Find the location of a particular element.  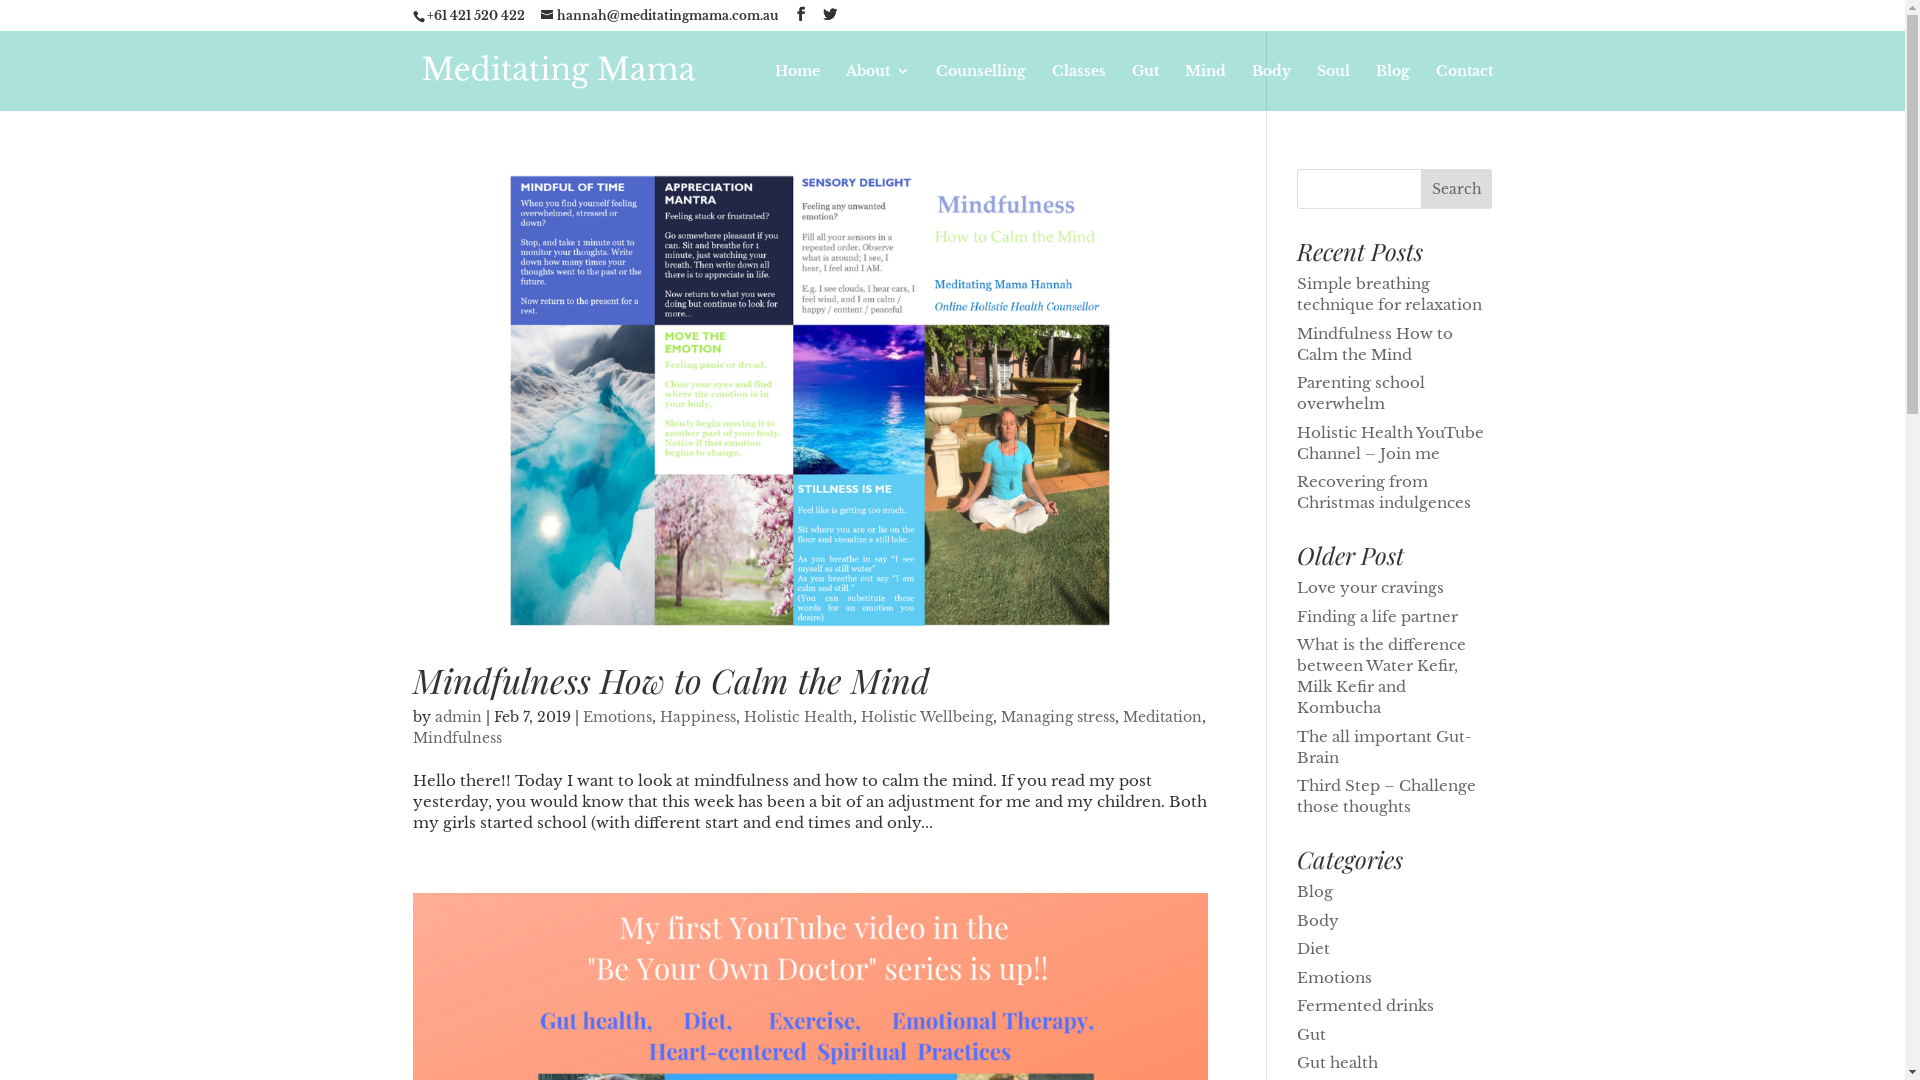

'Happiness' is located at coordinates (697, 716).